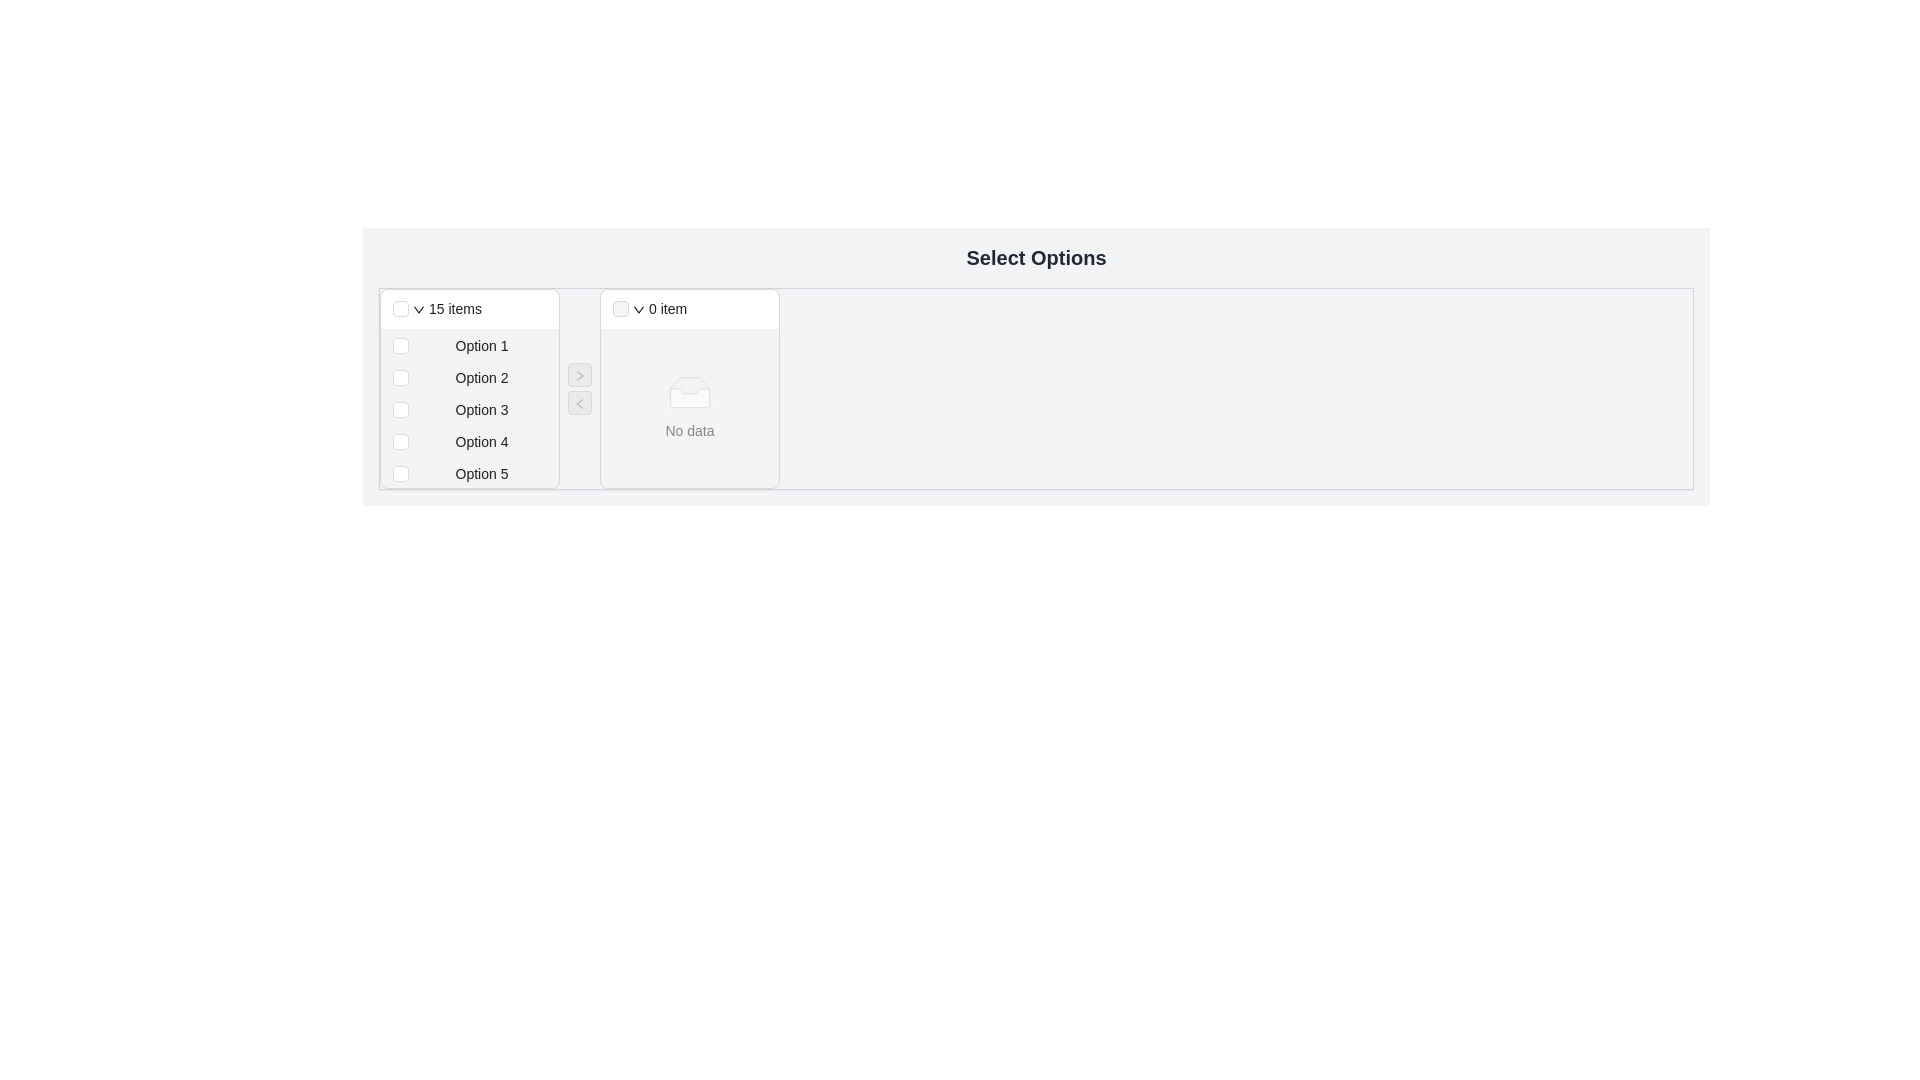 This screenshot has height=1080, width=1920. What do you see at coordinates (690, 393) in the screenshot?
I see `the displayed information on the Informative icon located under the '0 item' dropdown in the central section of the interface` at bounding box center [690, 393].